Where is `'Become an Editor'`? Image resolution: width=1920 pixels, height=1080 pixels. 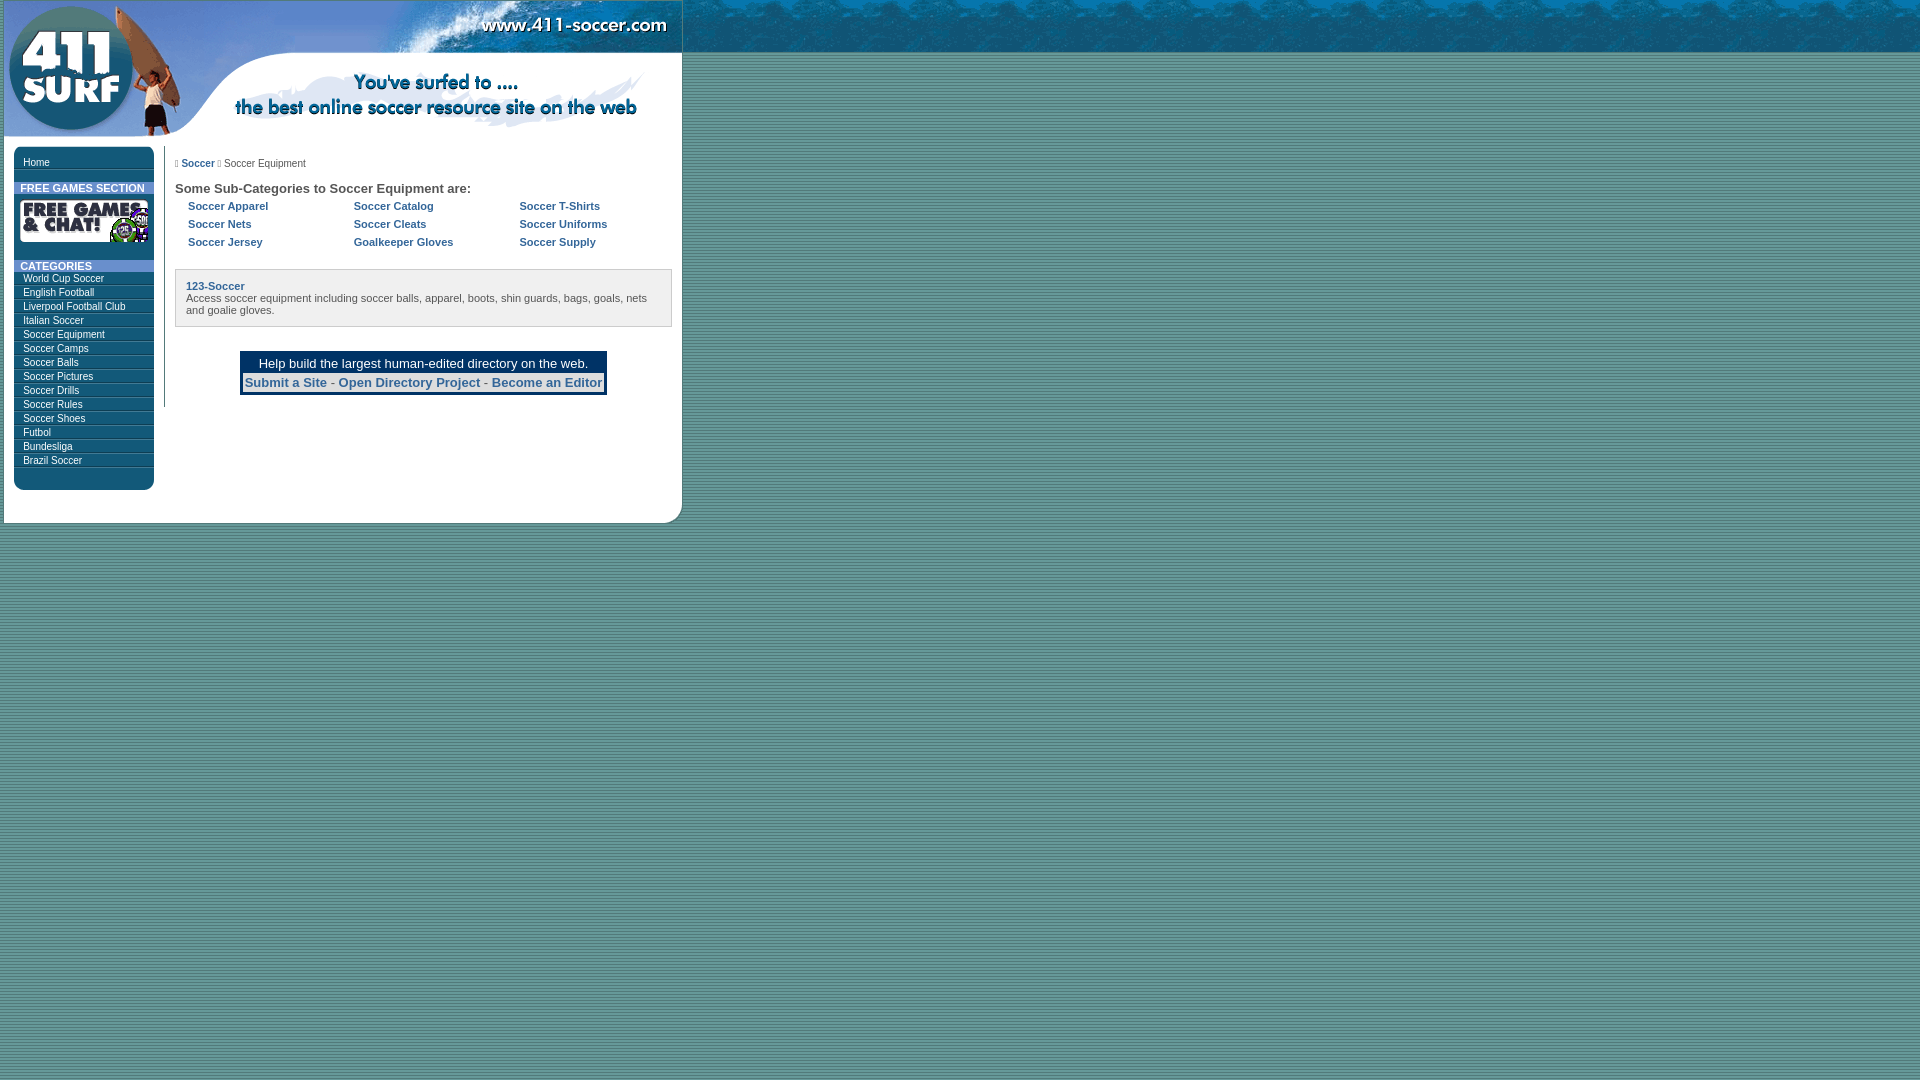 'Become an Editor' is located at coordinates (547, 382).